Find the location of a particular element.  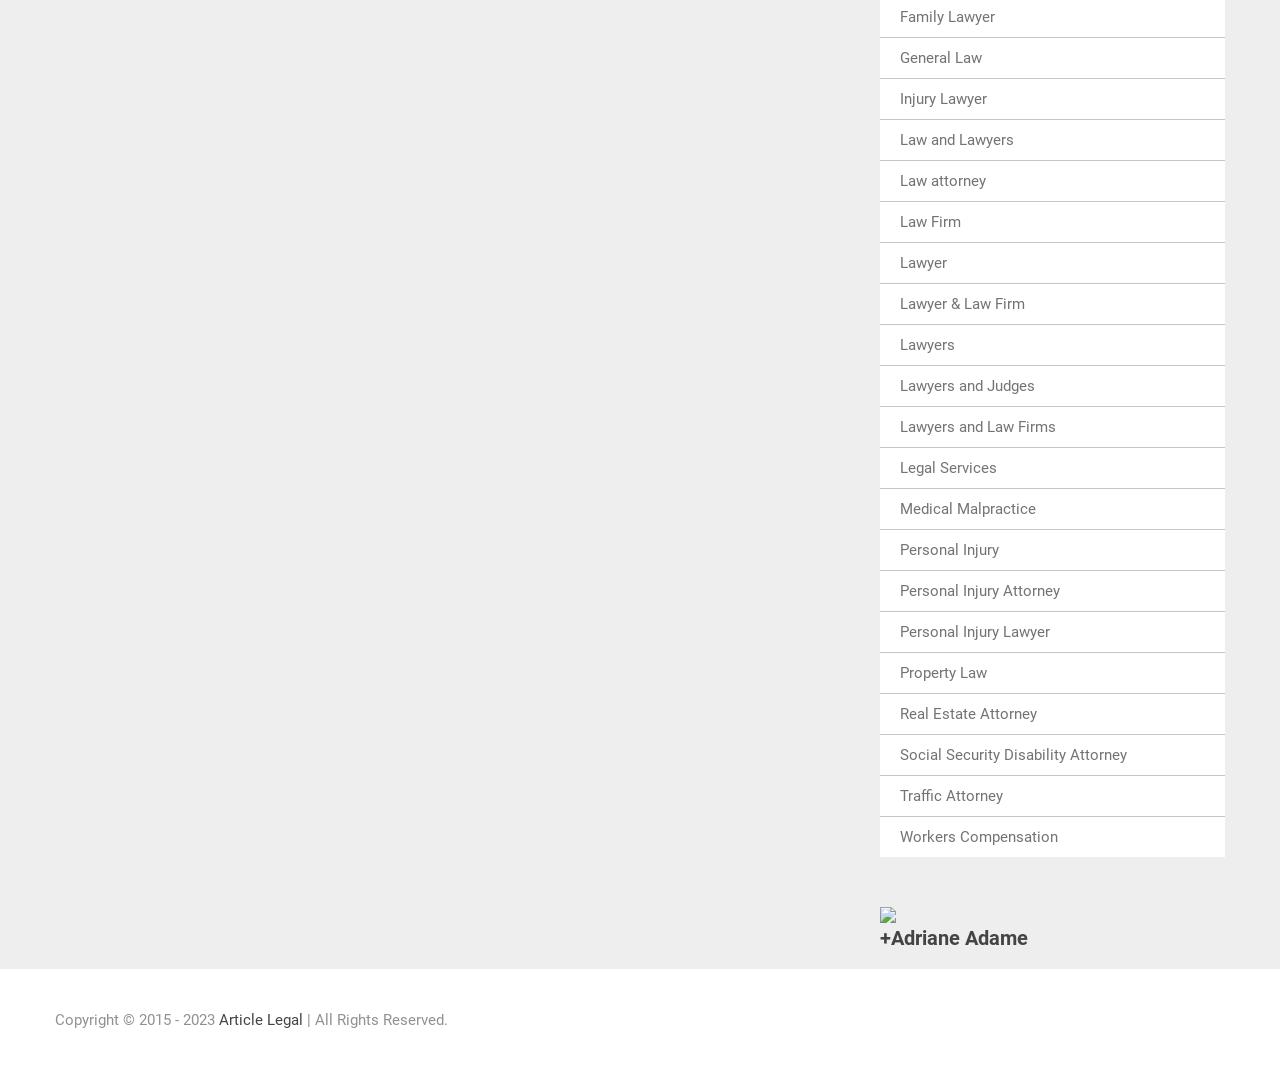

'Property Law' is located at coordinates (942, 671).